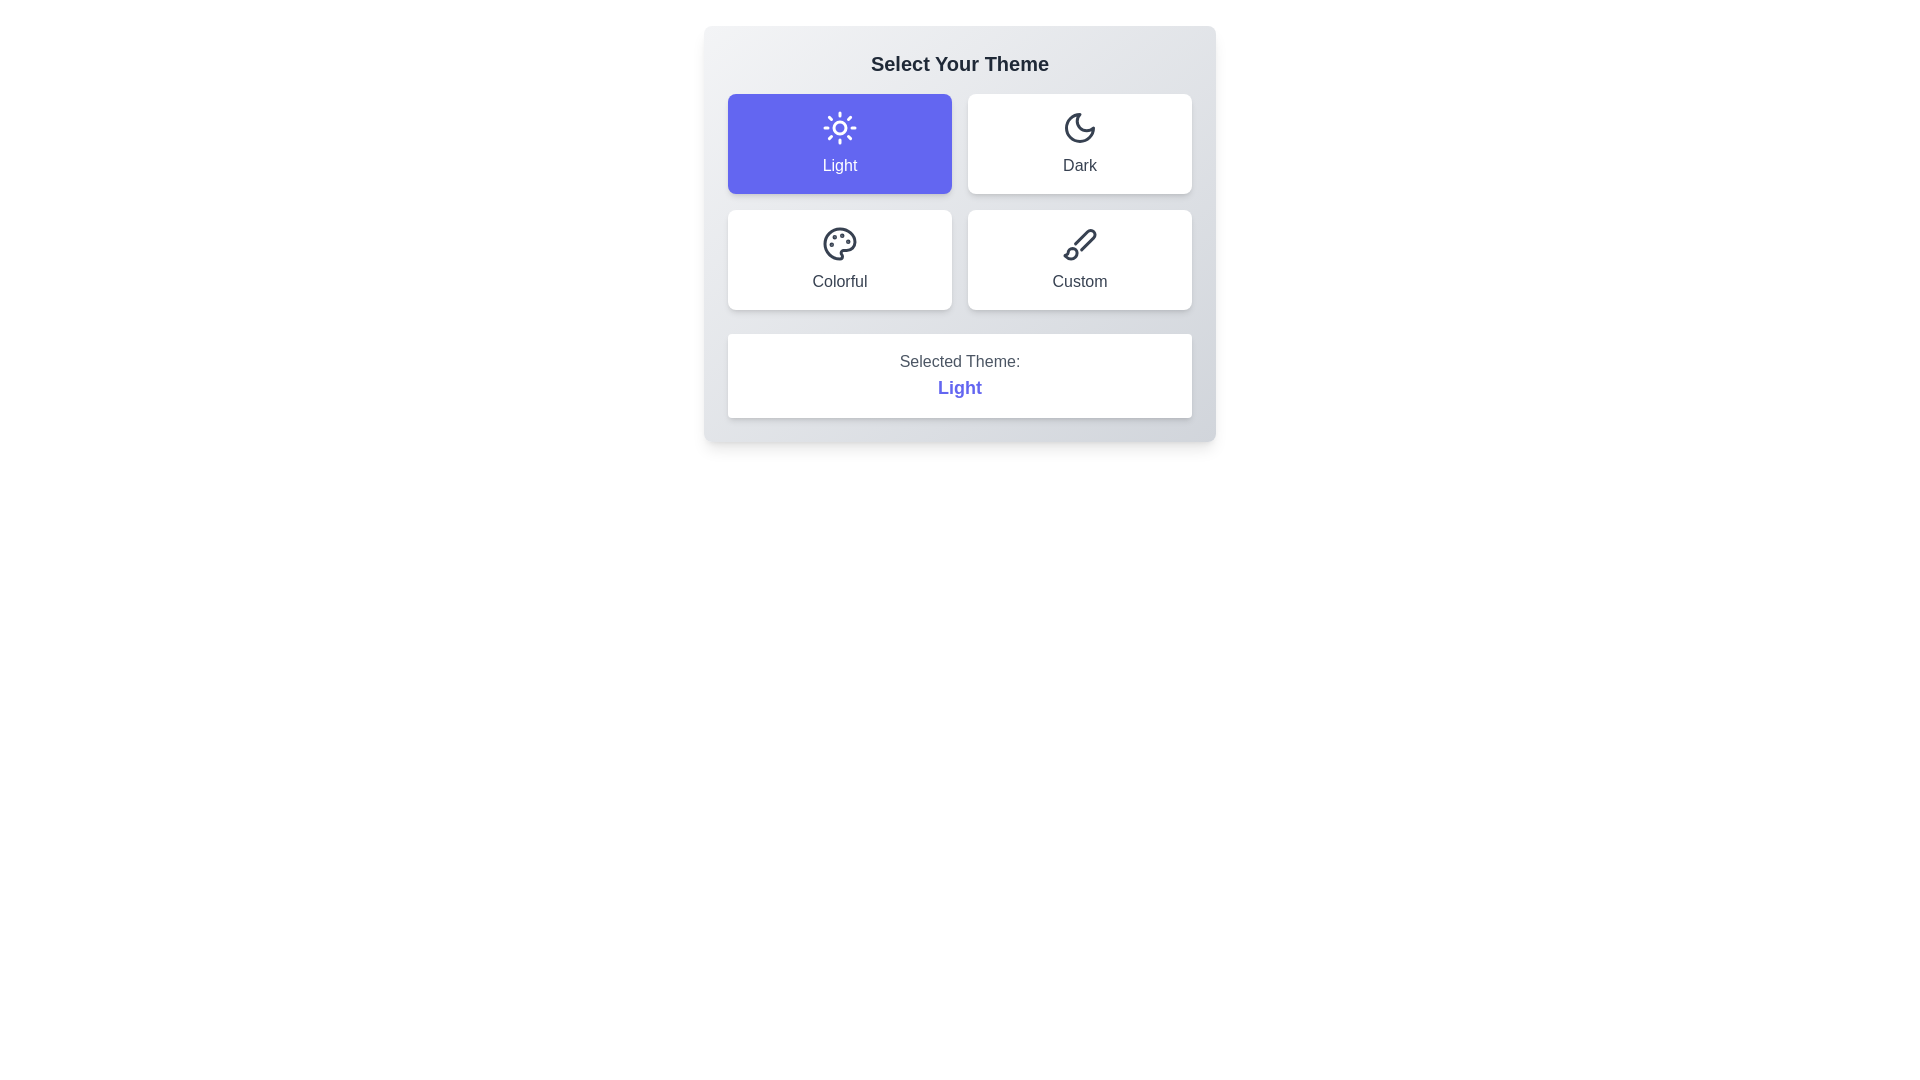  Describe the element at coordinates (840, 142) in the screenshot. I see `the Light button to select the corresponding theme` at that location.